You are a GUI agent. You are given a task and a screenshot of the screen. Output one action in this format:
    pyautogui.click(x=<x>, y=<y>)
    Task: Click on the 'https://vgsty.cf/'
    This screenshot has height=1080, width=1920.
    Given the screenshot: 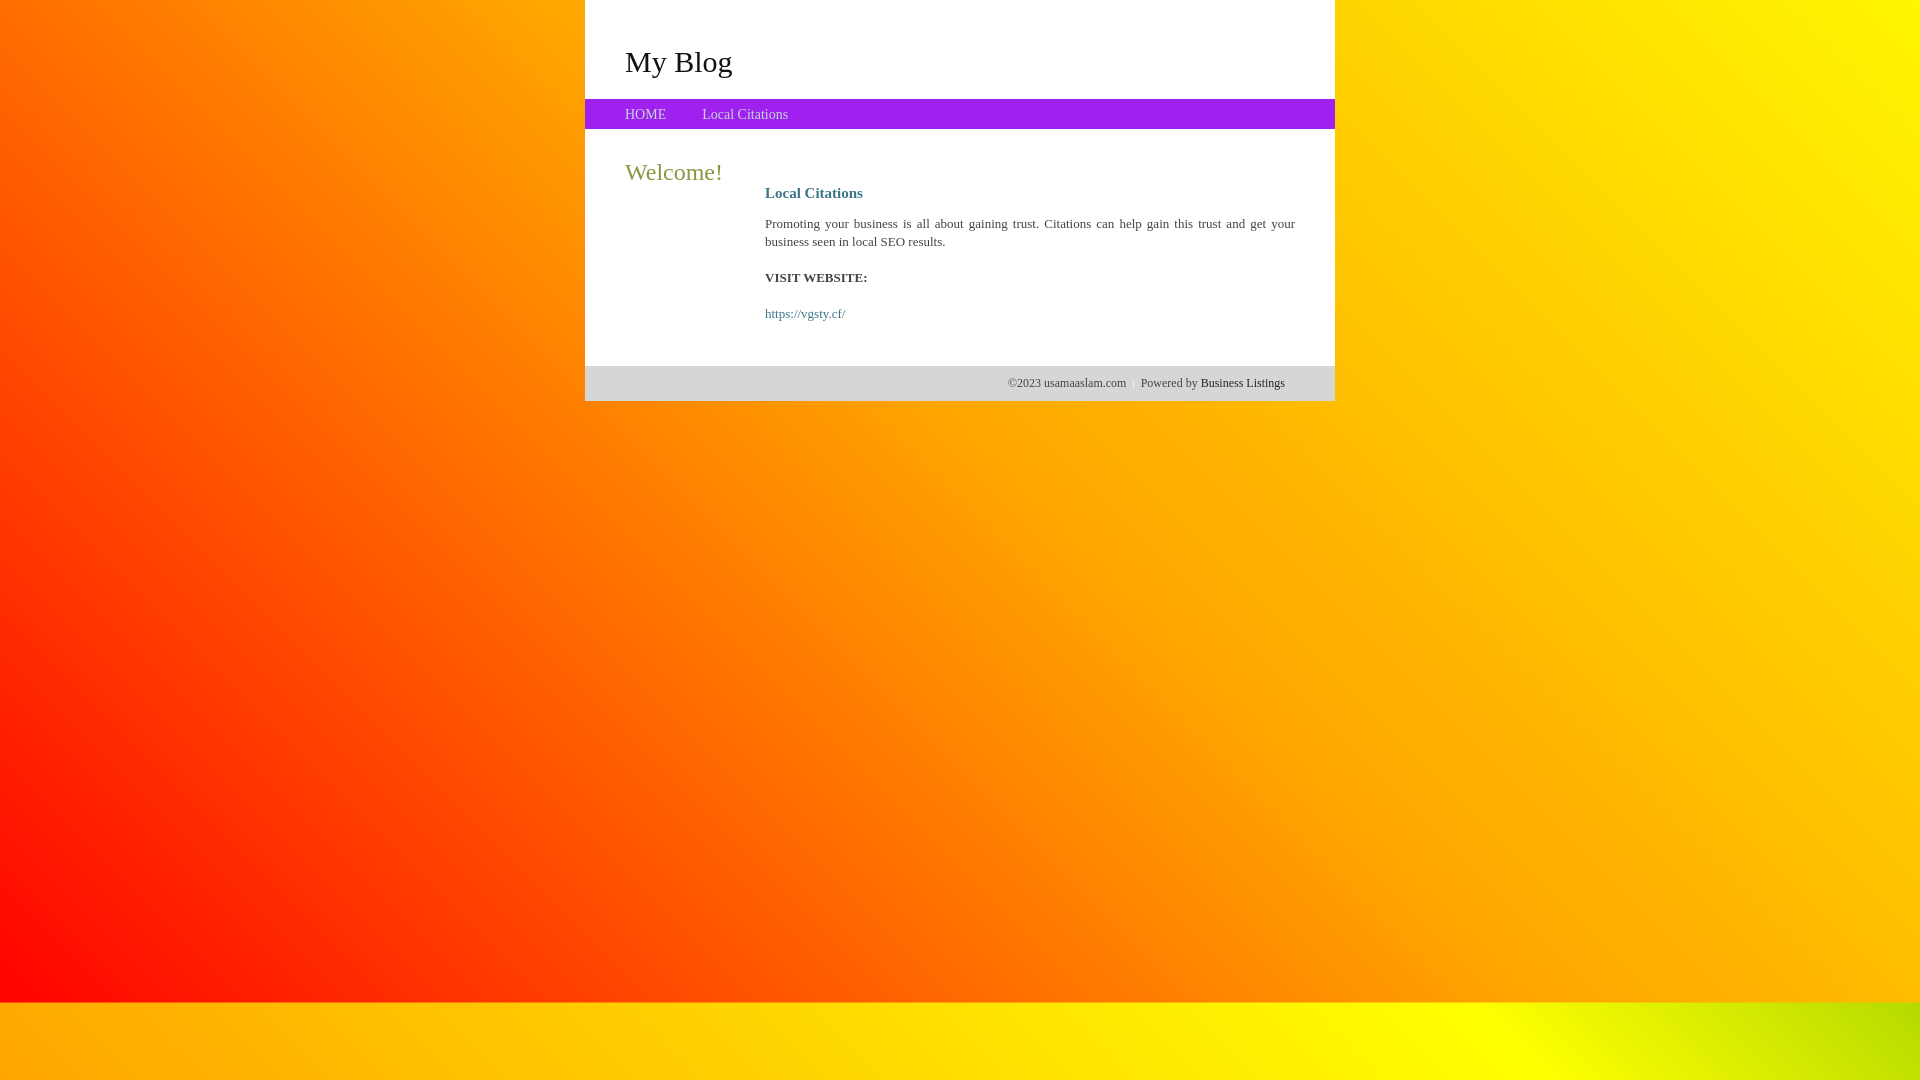 What is the action you would take?
    pyautogui.click(x=805, y=313)
    